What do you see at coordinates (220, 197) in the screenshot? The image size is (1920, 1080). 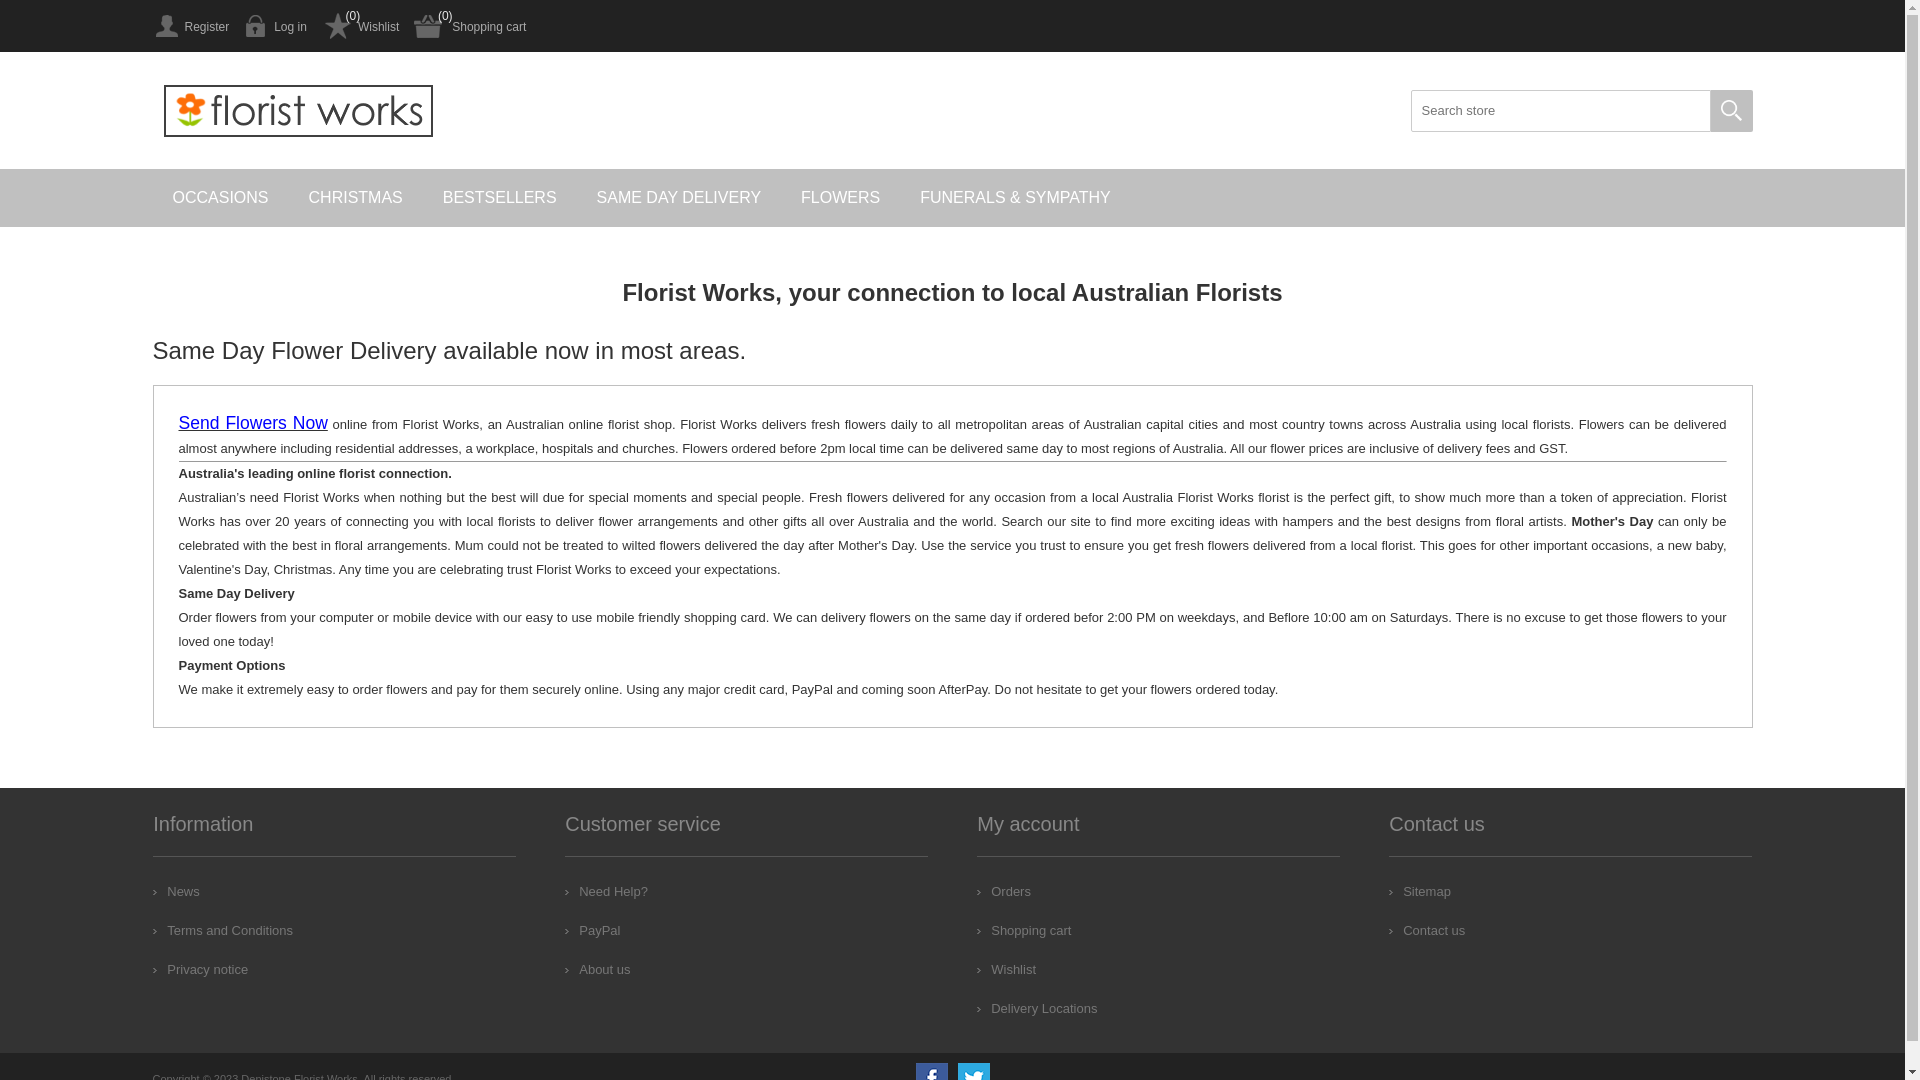 I see `'OCCASIONS'` at bounding box center [220, 197].